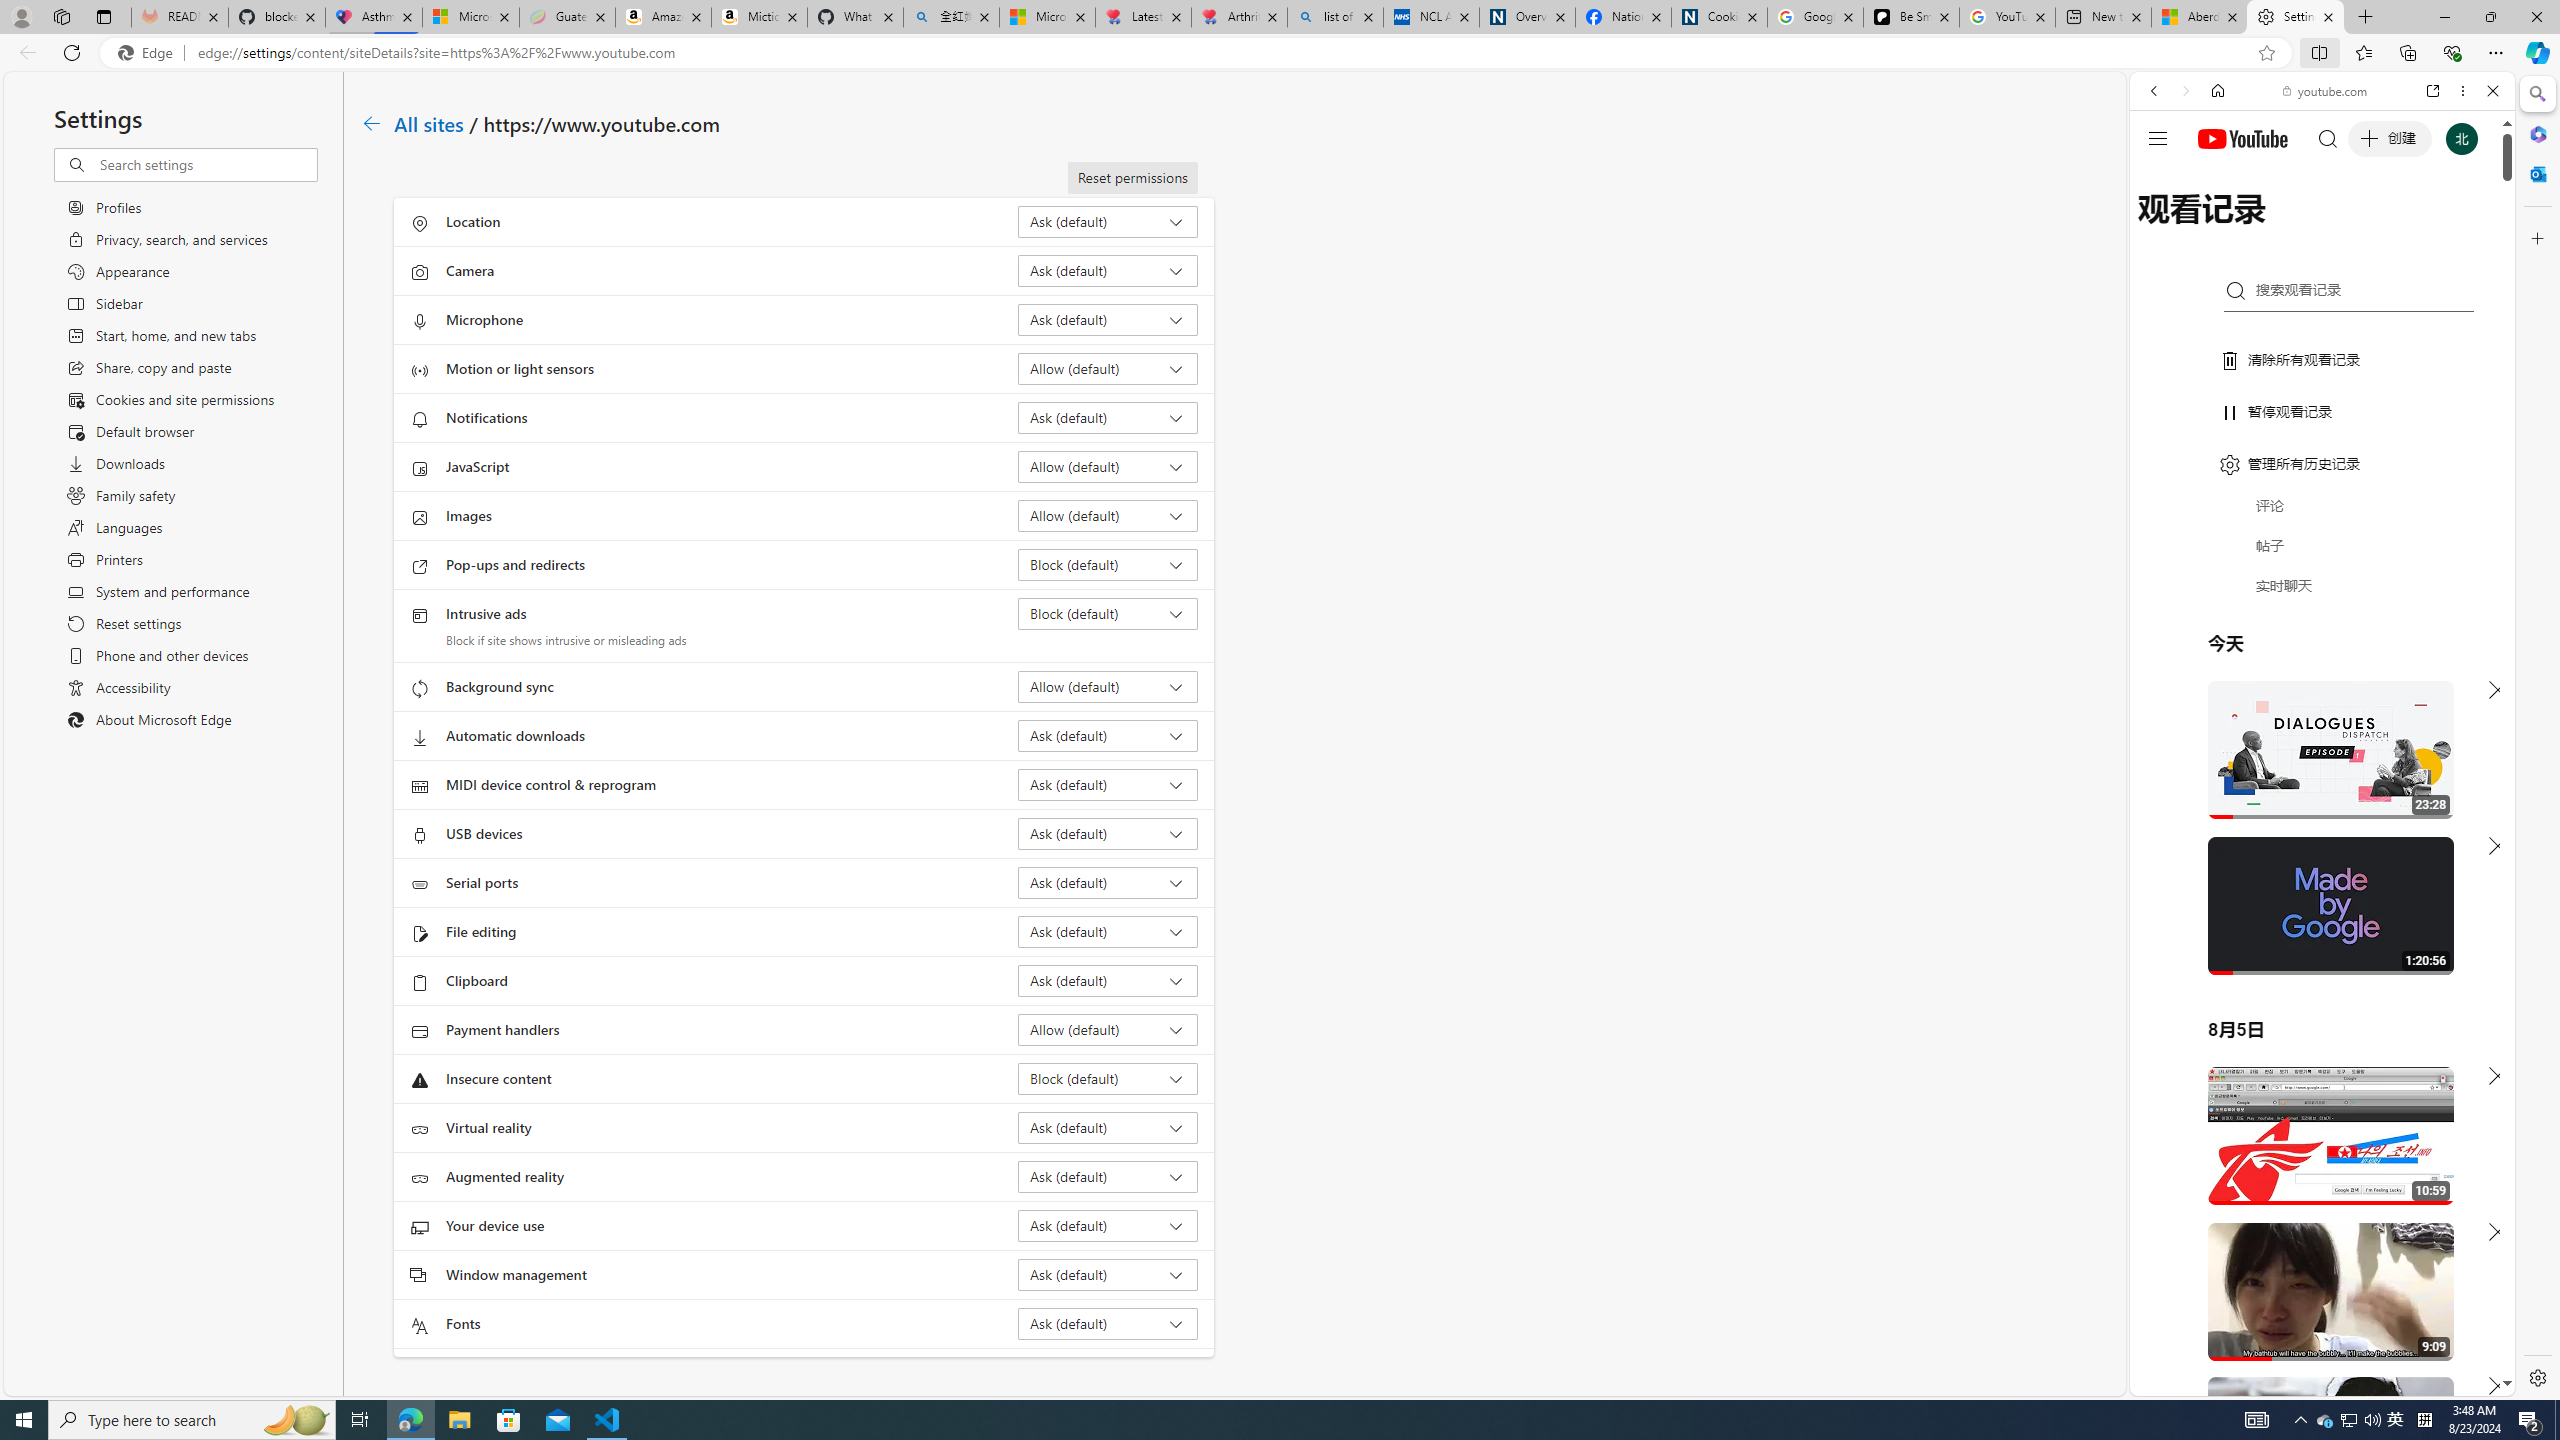  What do you see at coordinates (2162, 229) in the screenshot?
I see `'WEB  '` at bounding box center [2162, 229].